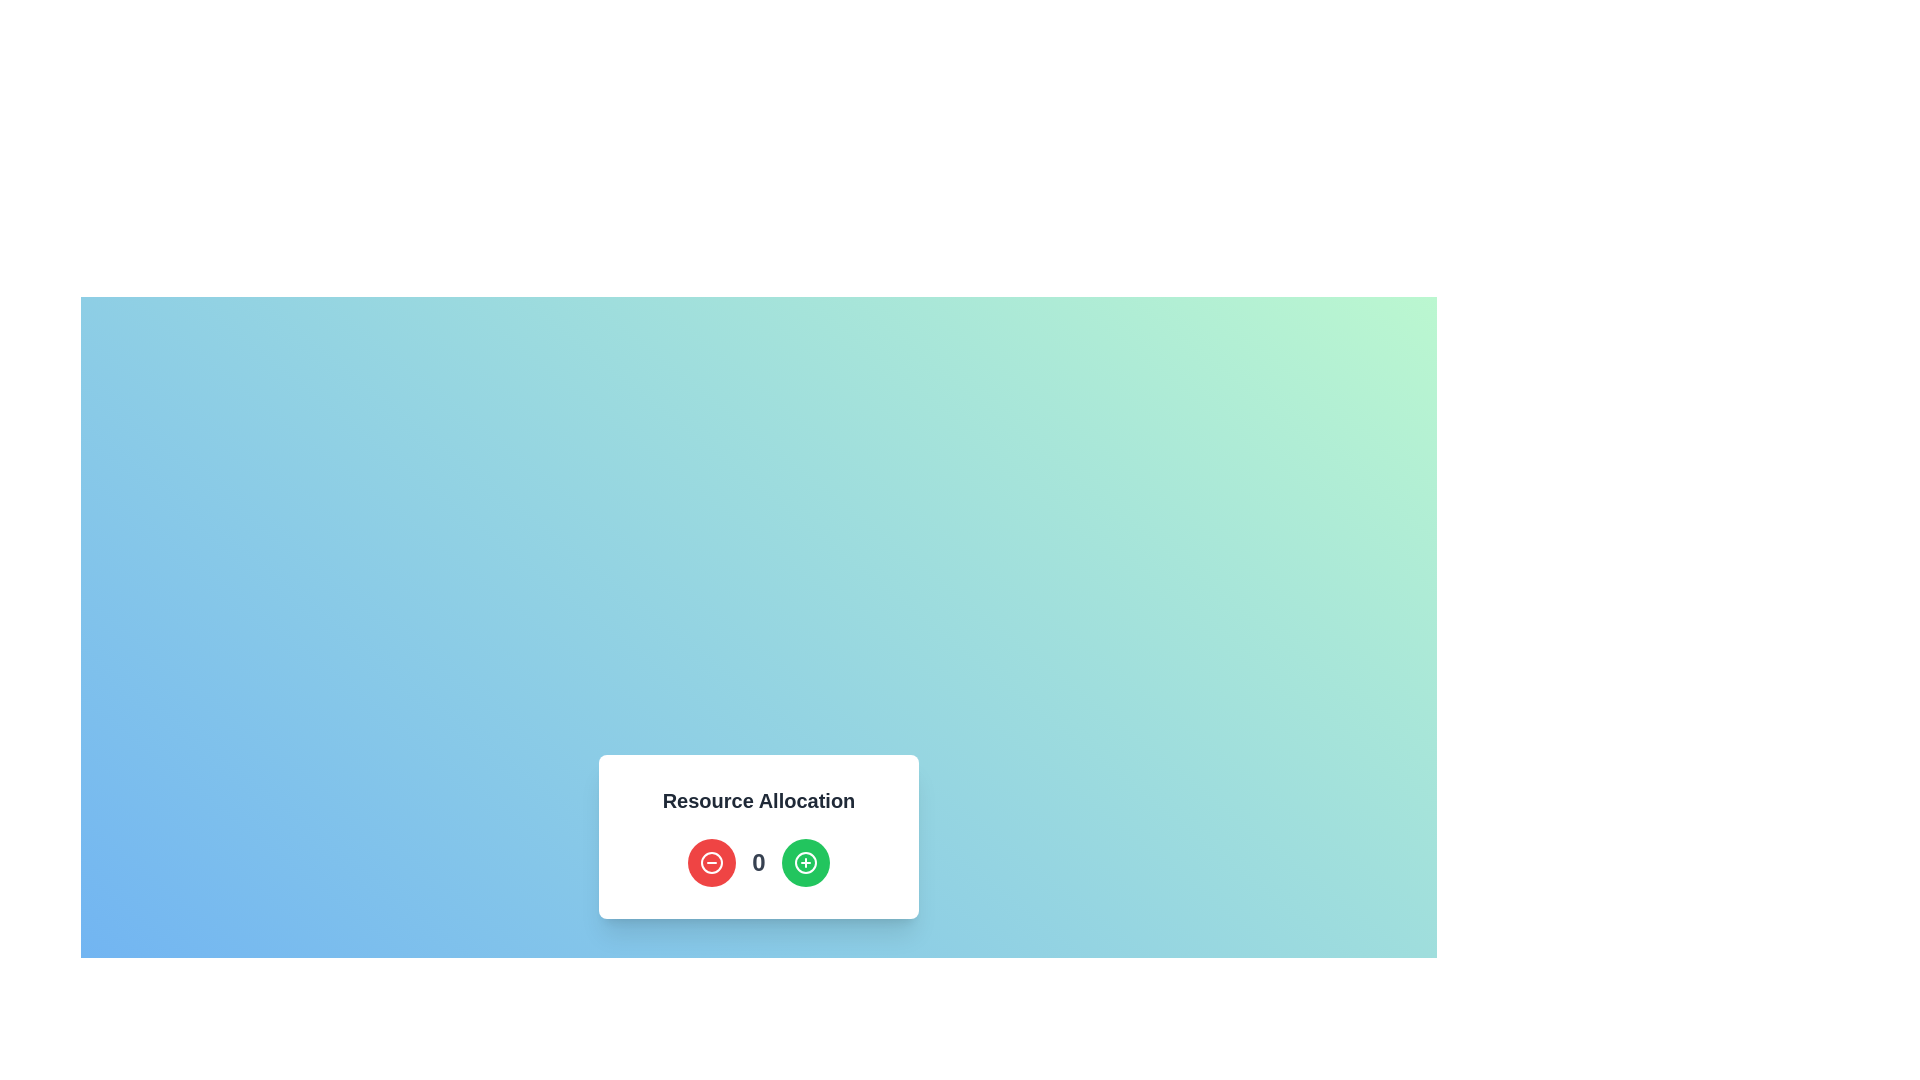  What do you see at coordinates (712, 862) in the screenshot?
I see `the interactive decrement button located at the leftmost position under the 'Resource Allocation' header to navigate` at bounding box center [712, 862].